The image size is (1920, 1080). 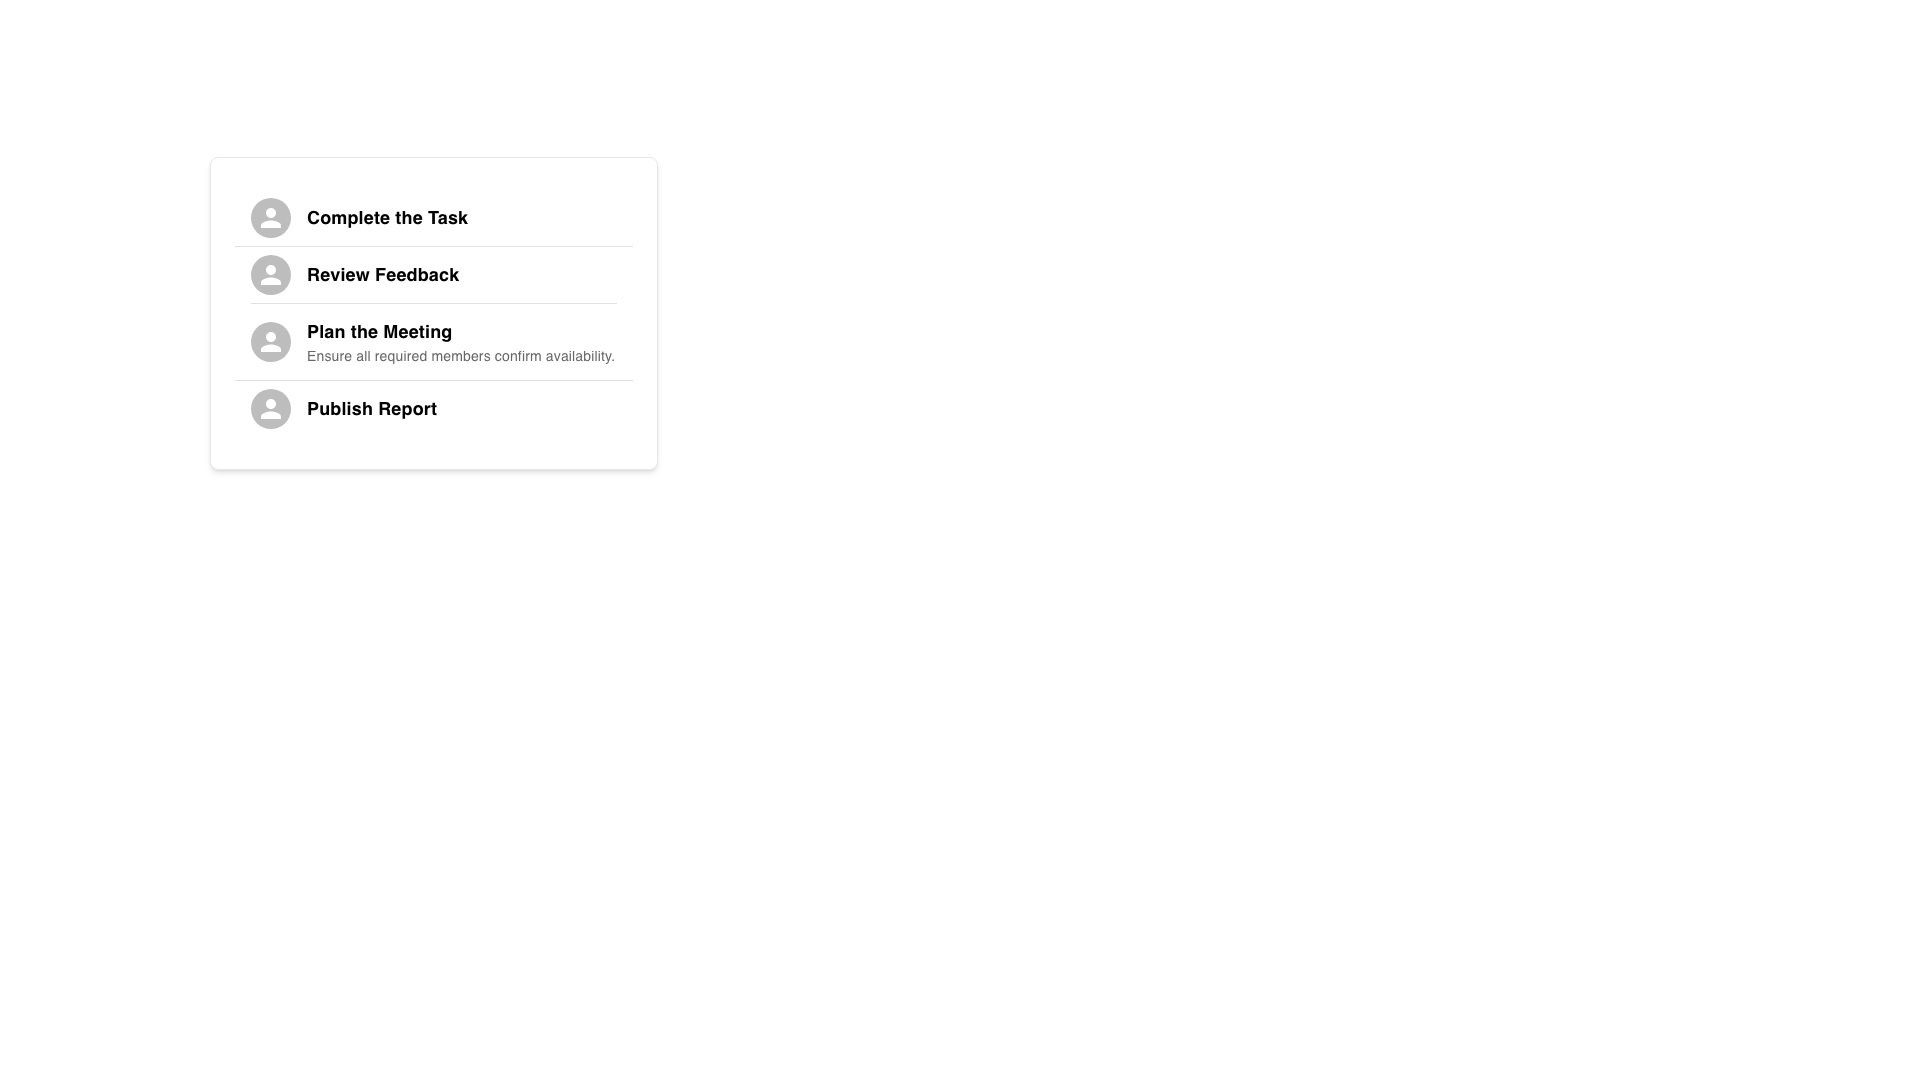 I want to click on the presence of the user icon located in the third row of the task list, next to the 'Plan the Meeting' task, so click(x=269, y=341).